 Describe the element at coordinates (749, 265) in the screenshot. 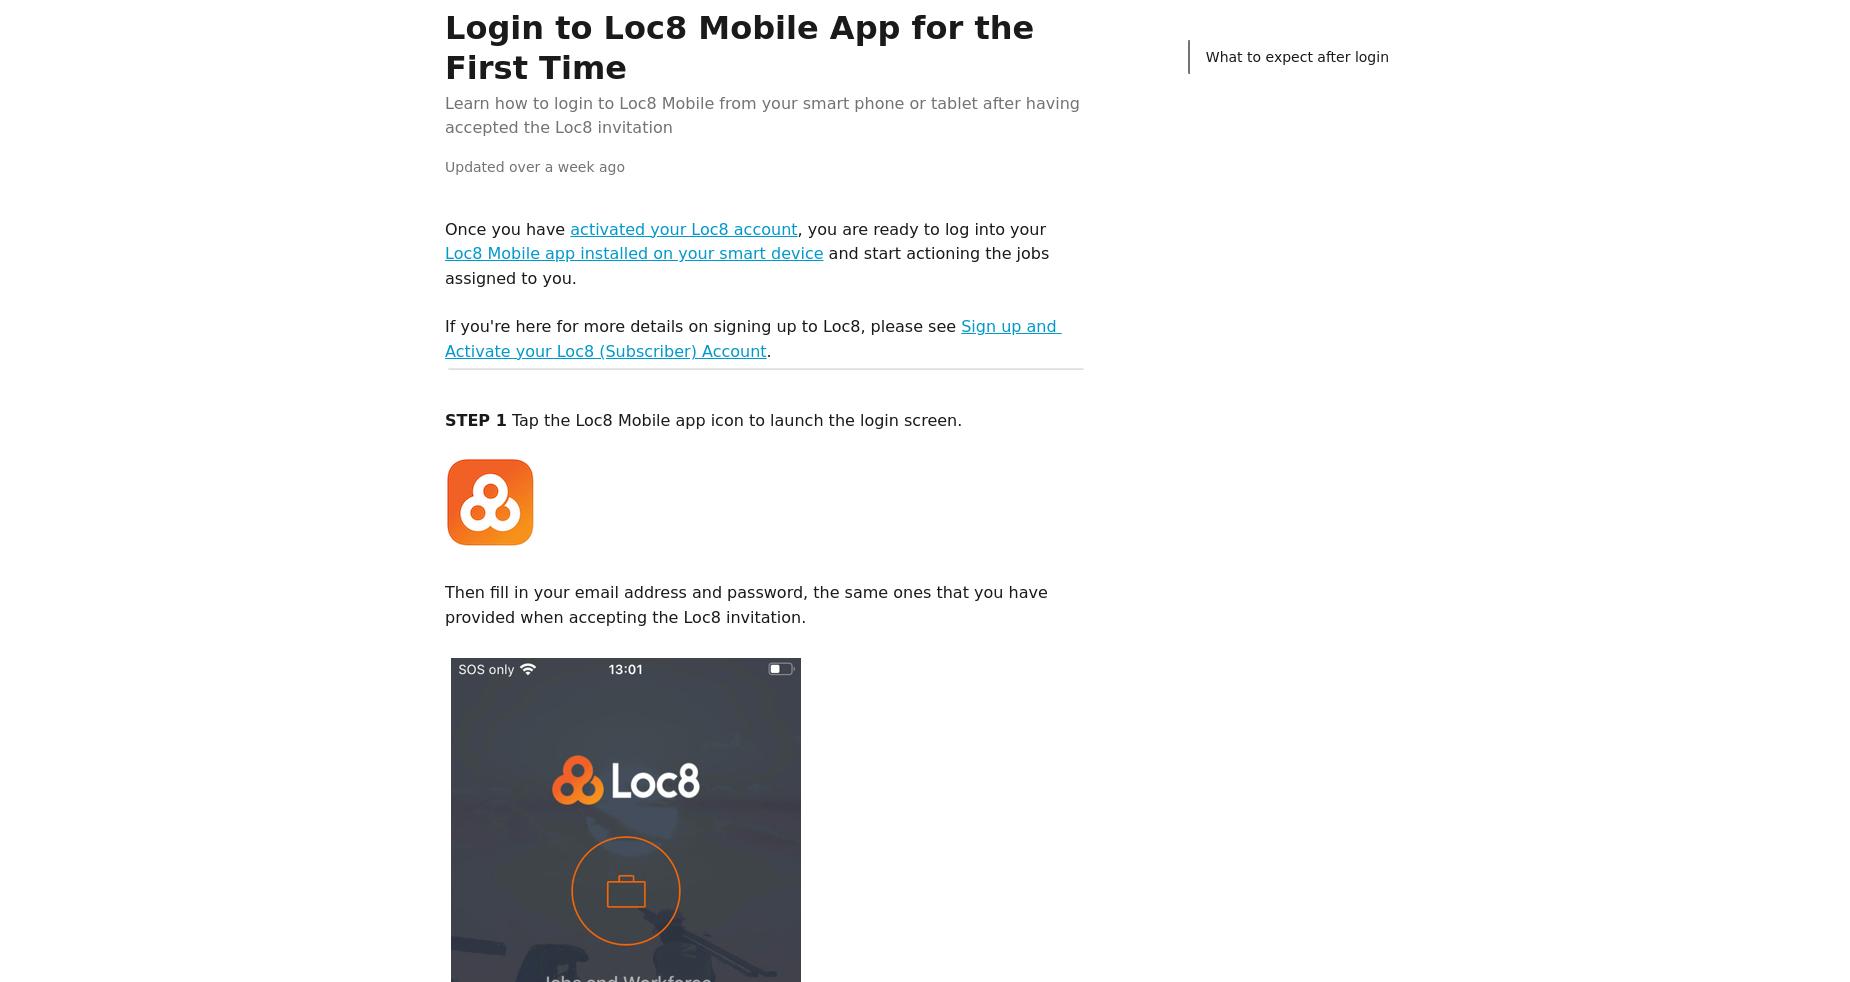

I see `'and start actioning the jobs assigned to you.'` at that location.